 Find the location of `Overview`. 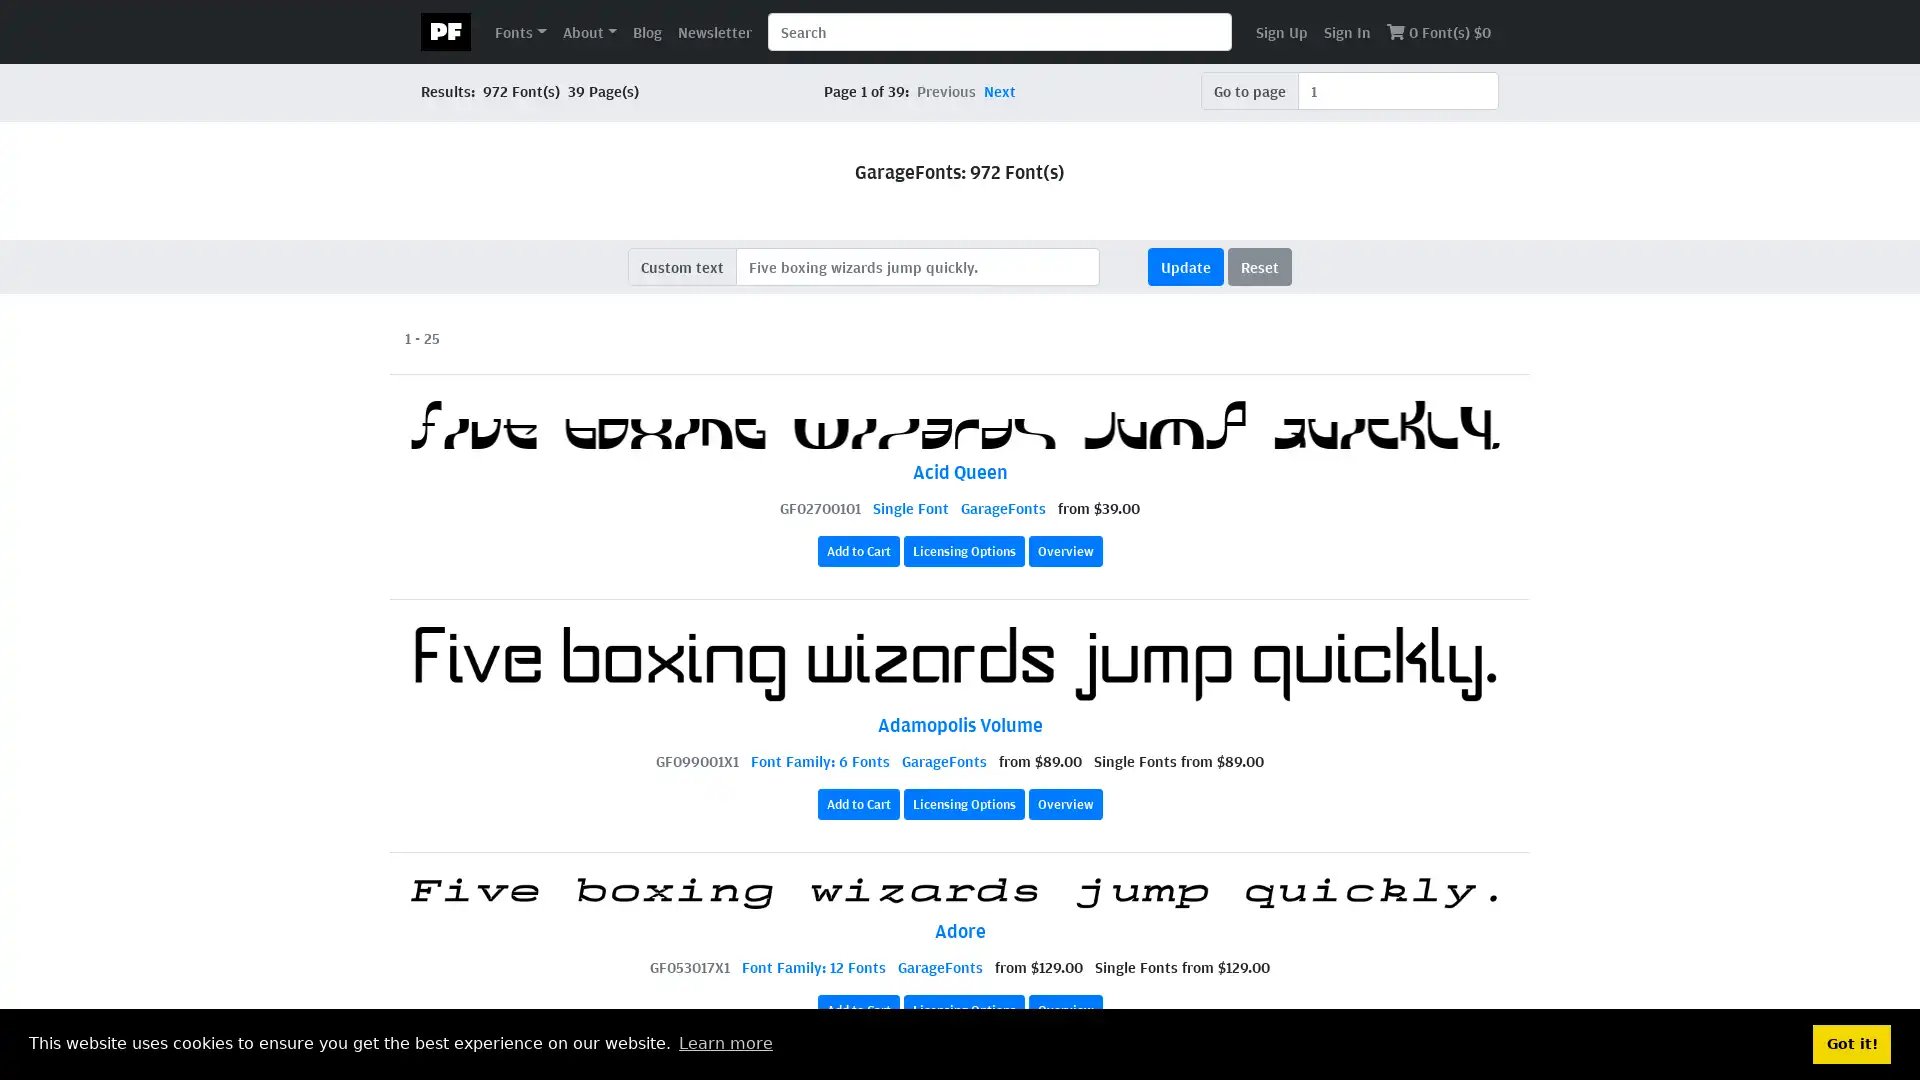

Overview is located at coordinates (1064, 550).